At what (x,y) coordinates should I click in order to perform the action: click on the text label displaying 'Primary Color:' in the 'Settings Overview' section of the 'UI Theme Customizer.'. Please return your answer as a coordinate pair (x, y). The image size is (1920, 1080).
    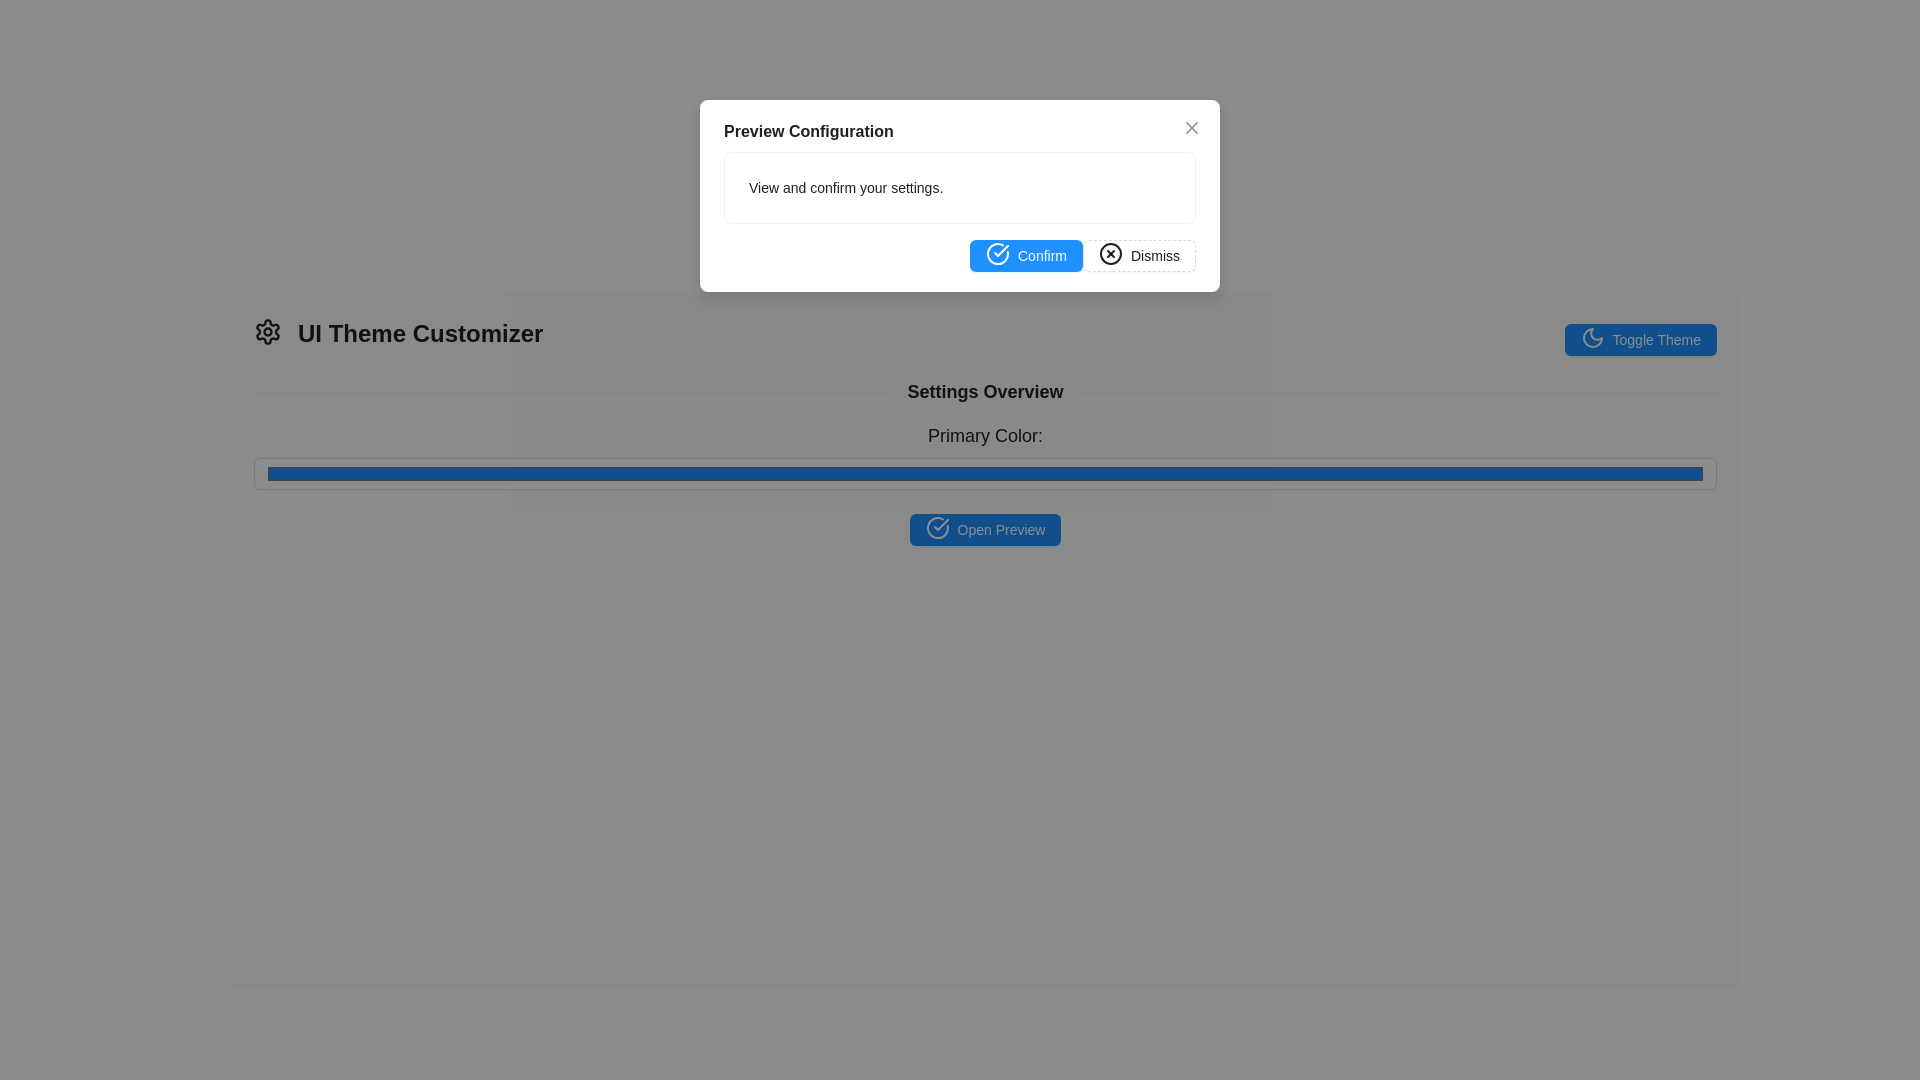
    Looking at the image, I should click on (985, 434).